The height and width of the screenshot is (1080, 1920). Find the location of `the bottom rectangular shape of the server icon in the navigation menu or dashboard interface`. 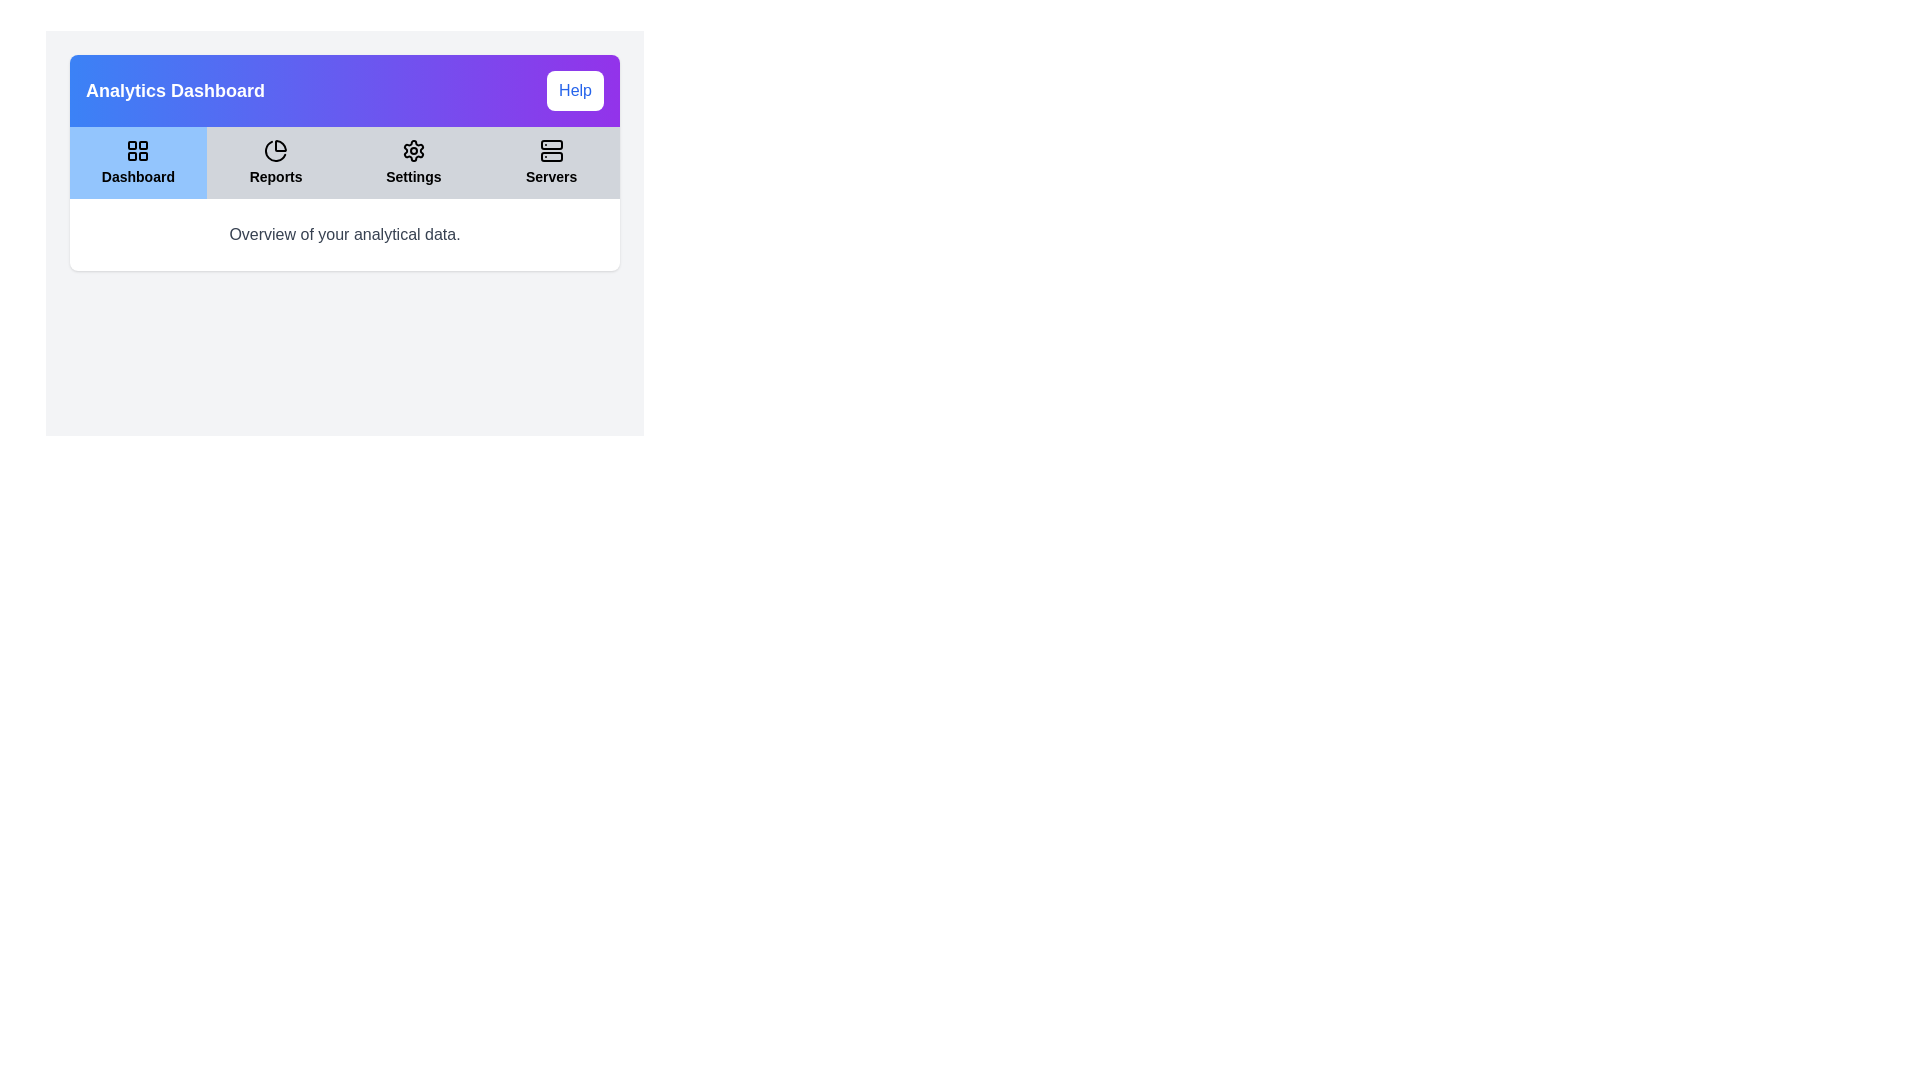

the bottom rectangular shape of the server icon in the navigation menu or dashboard interface is located at coordinates (551, 156).